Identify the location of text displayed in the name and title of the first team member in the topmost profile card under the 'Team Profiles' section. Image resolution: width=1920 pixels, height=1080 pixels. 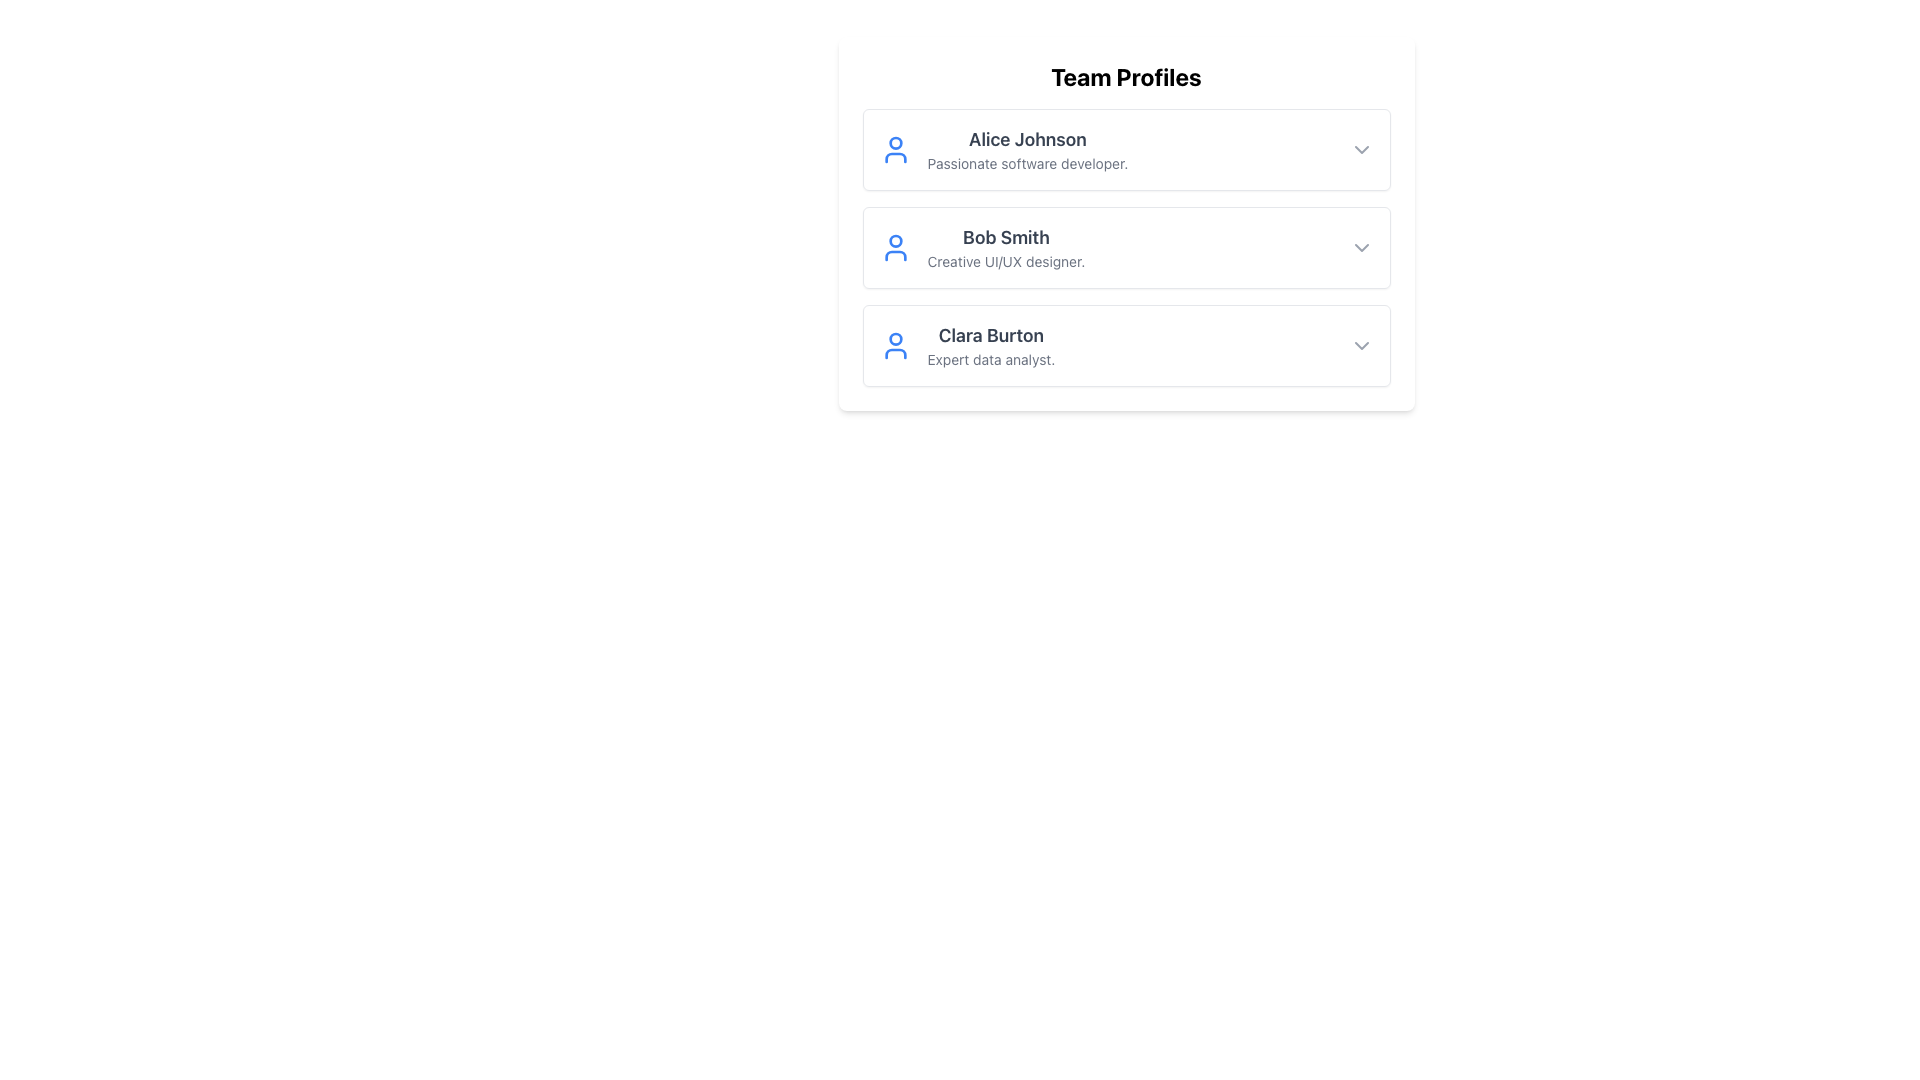
(1027, 149).